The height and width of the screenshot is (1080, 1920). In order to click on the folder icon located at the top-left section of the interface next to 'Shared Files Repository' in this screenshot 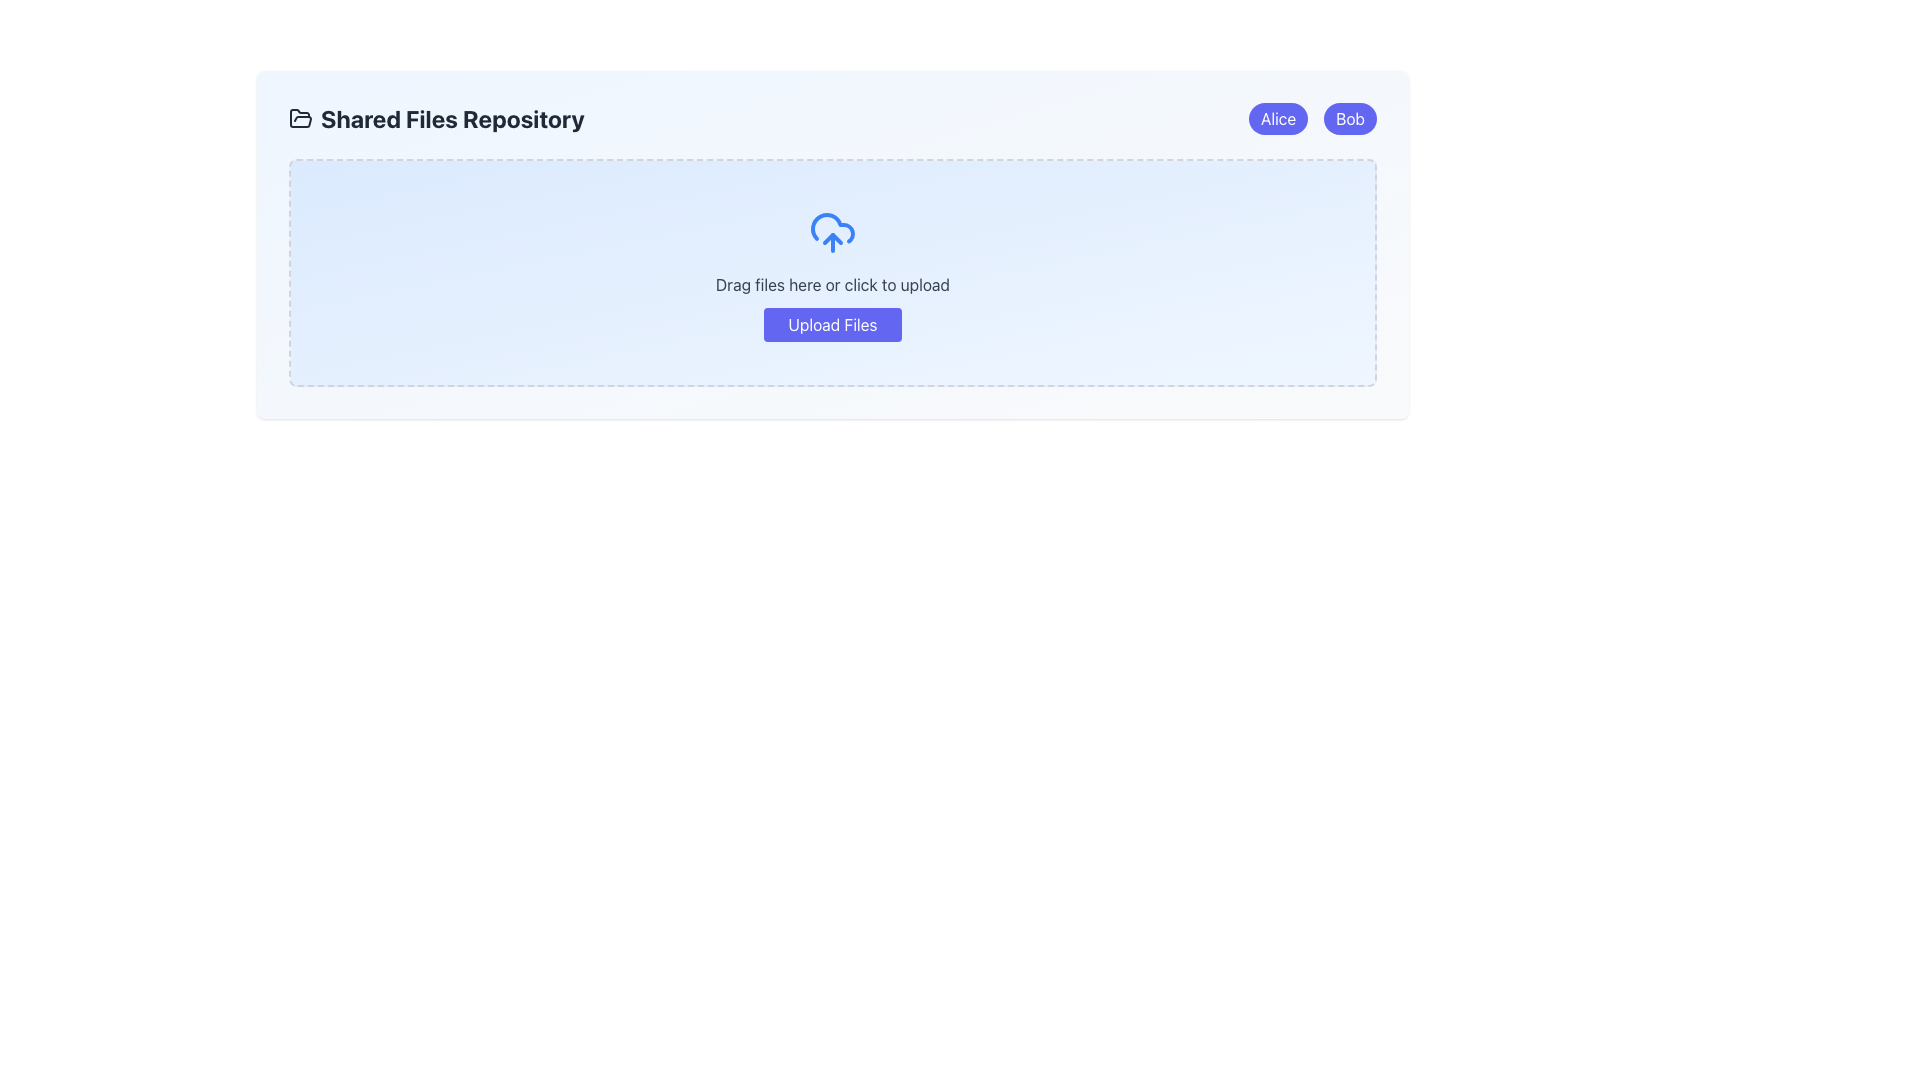, I will do `click(300, 118)`.